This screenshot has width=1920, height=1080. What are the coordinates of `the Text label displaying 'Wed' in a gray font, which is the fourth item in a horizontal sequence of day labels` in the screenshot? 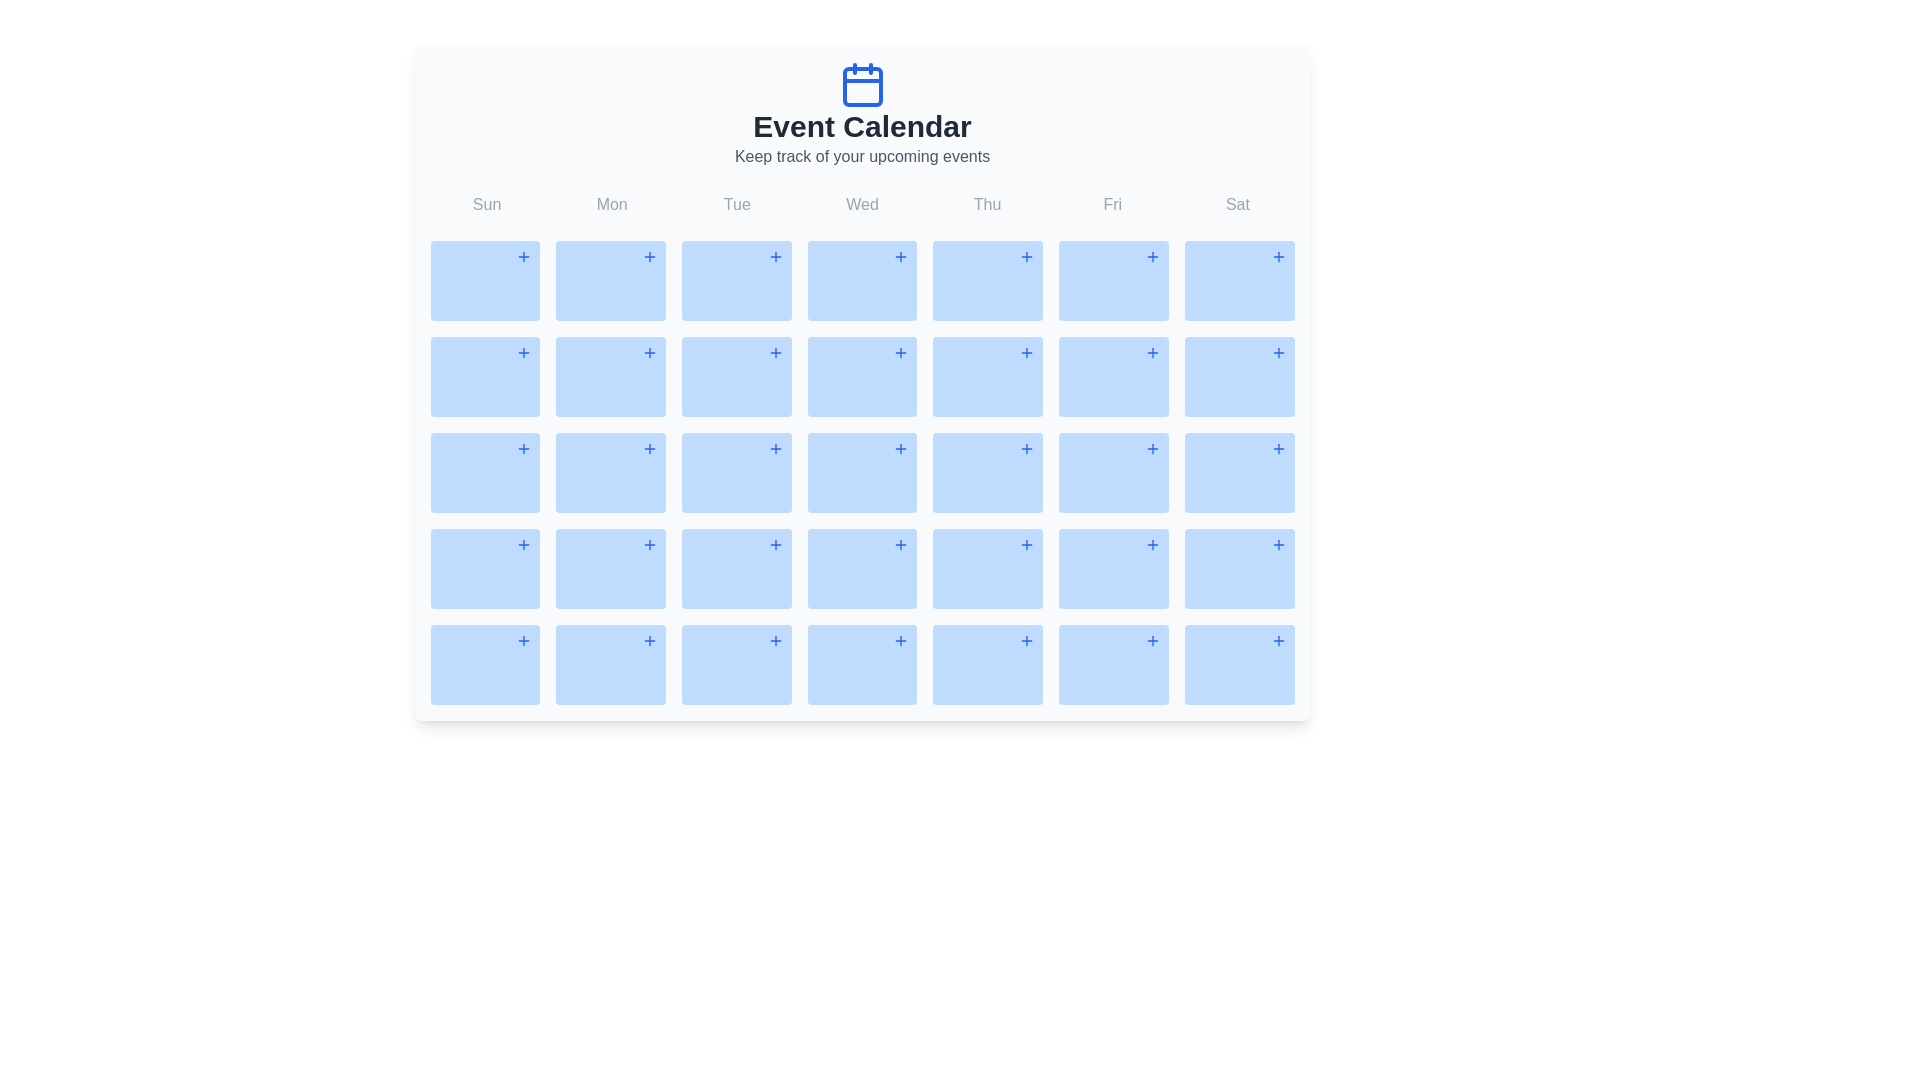 It's located at (862, 204).